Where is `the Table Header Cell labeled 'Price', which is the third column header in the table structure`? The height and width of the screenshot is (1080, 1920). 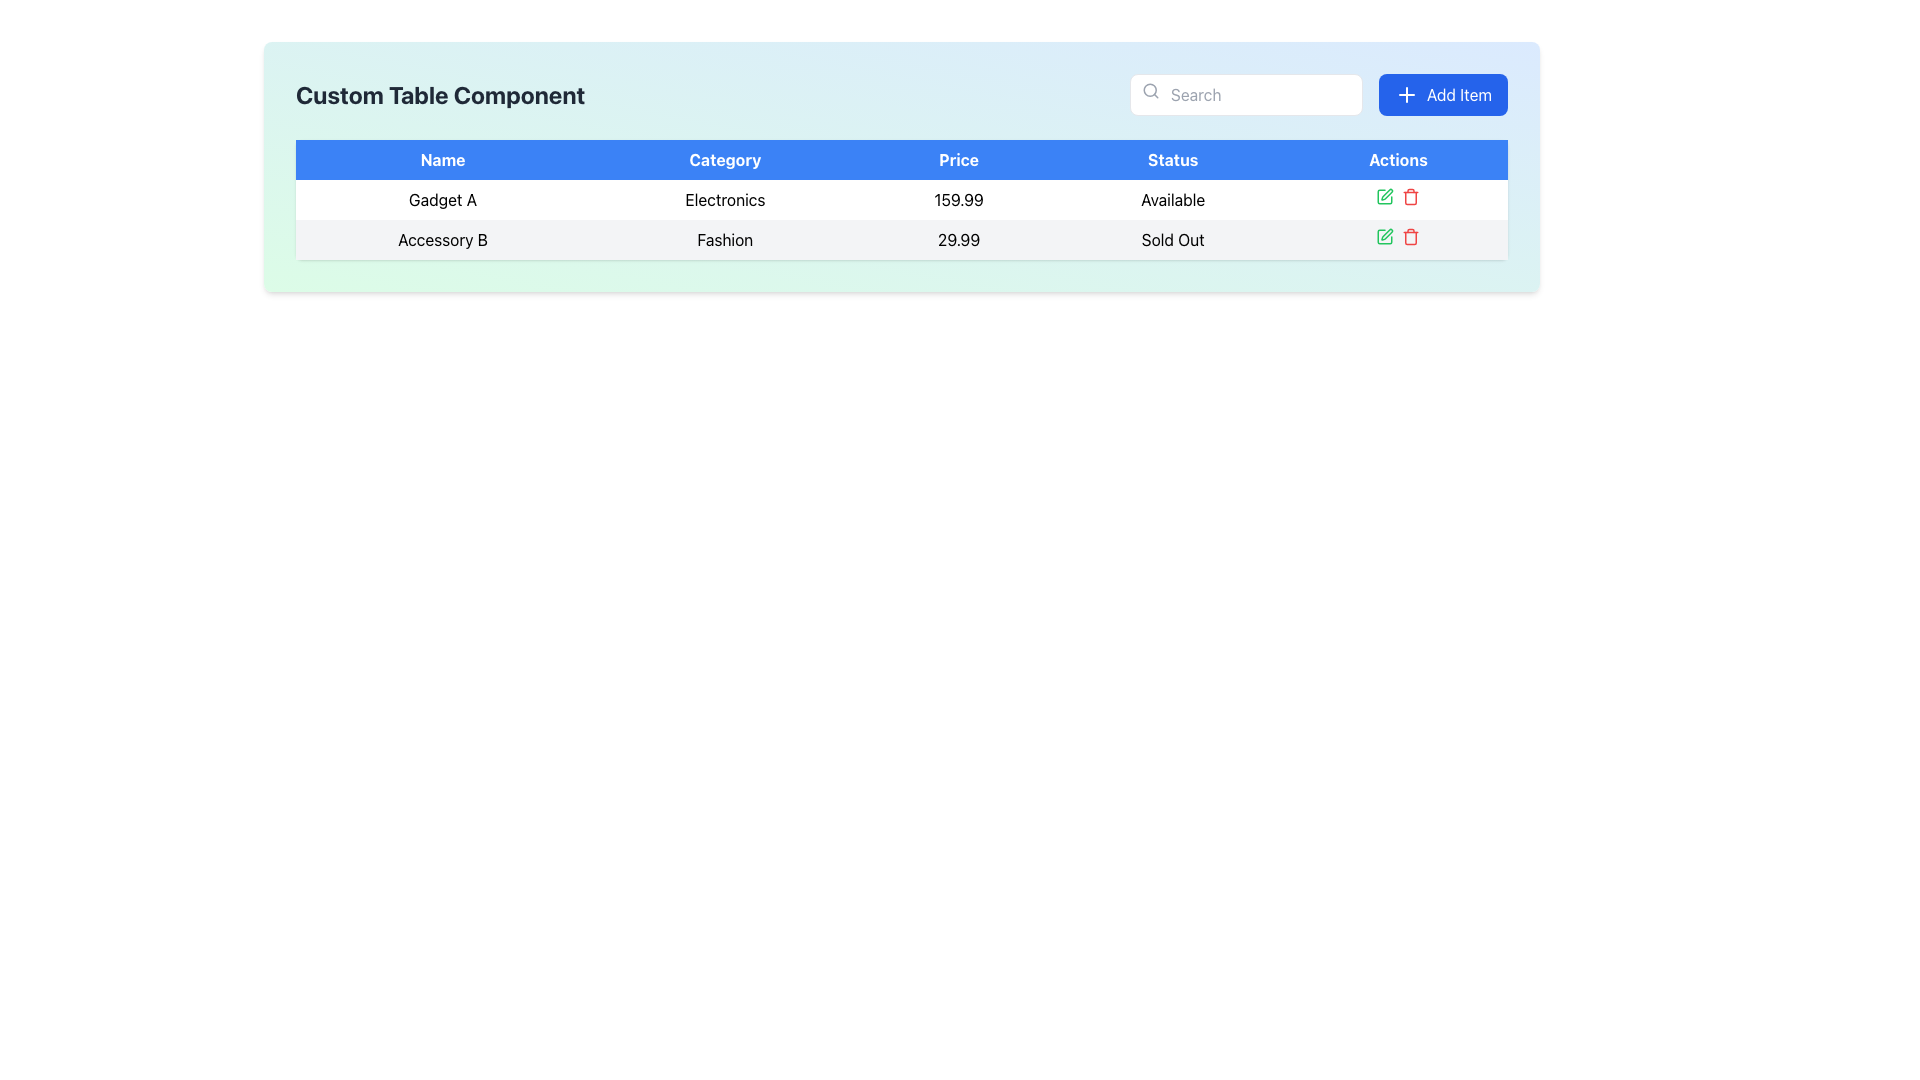
the Table Header Cell labeled 'Price', which is the third column header in the table structure is located at coordinates (958, 158).